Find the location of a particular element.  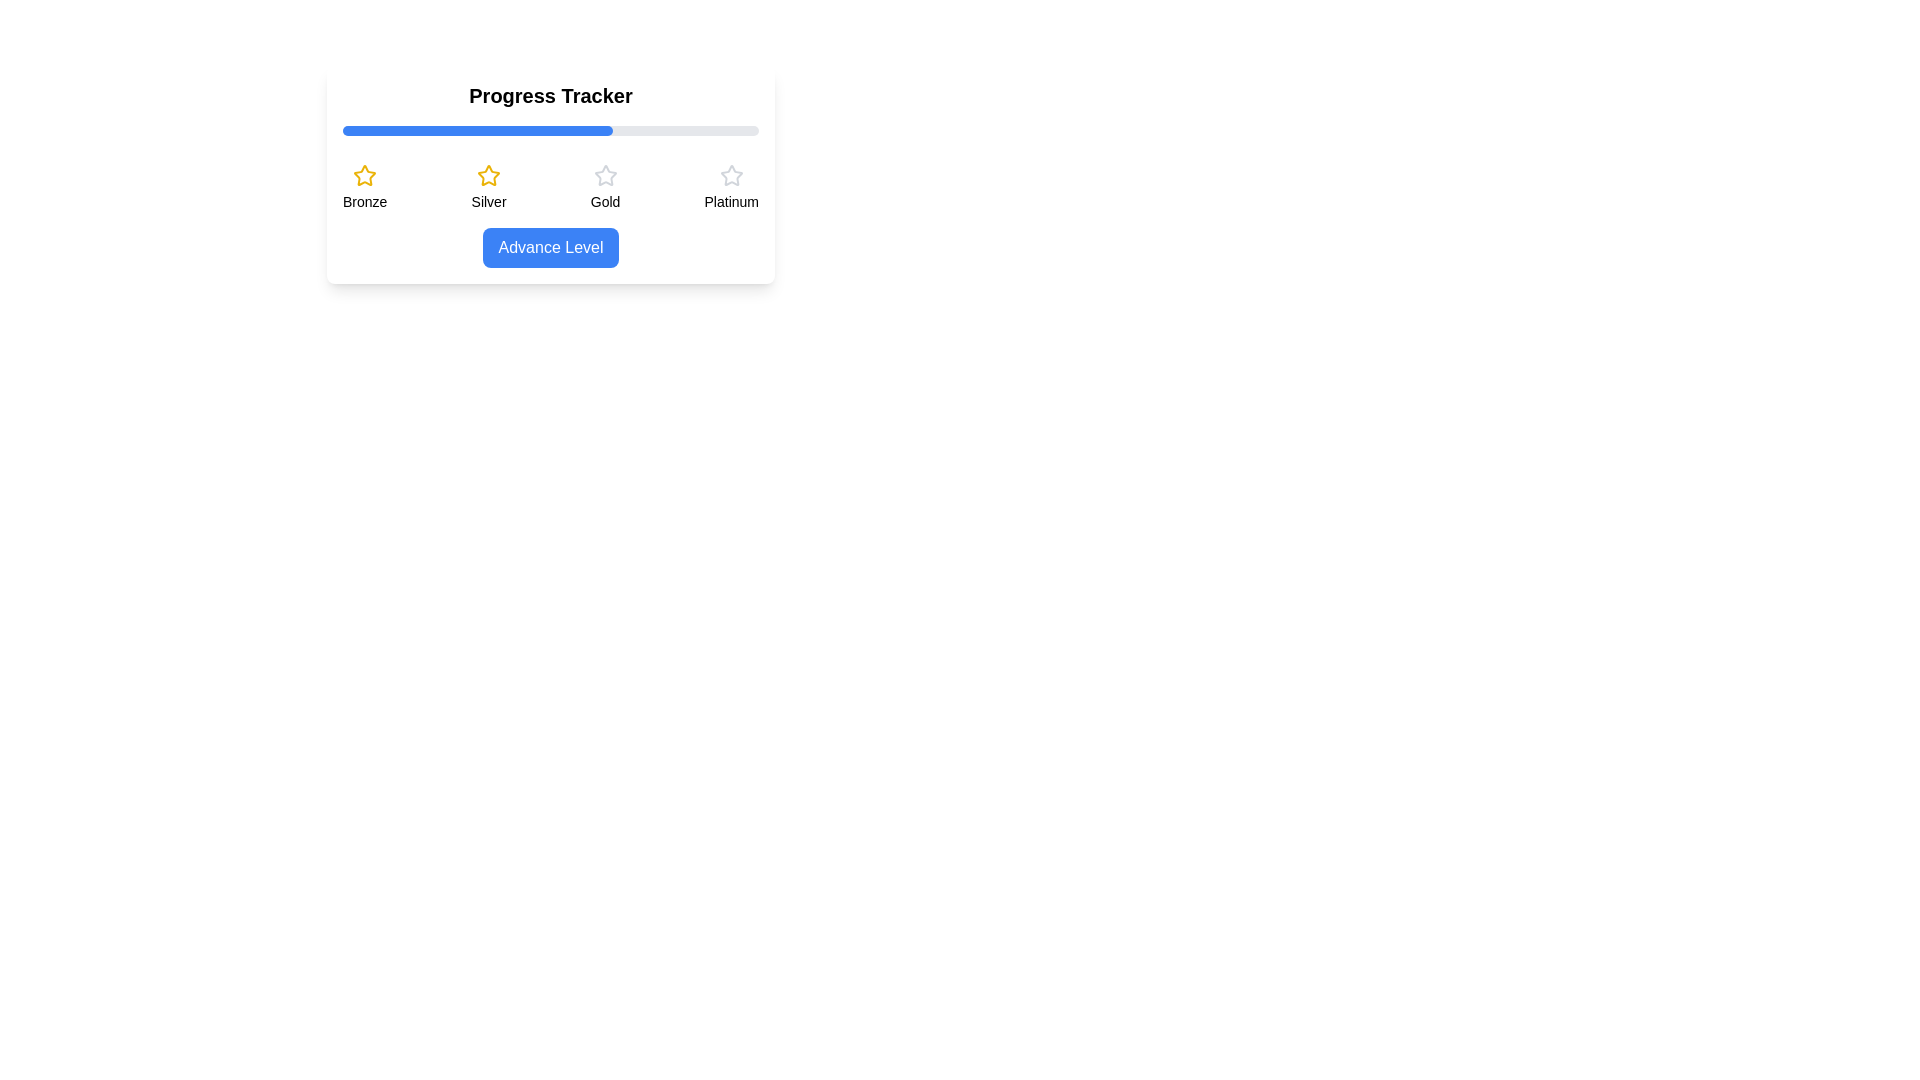

the 'Bronze' level text label that identifies the progress tracking system's bronze status, positioned under the yellow star icon is located at coordinates (365, 201).